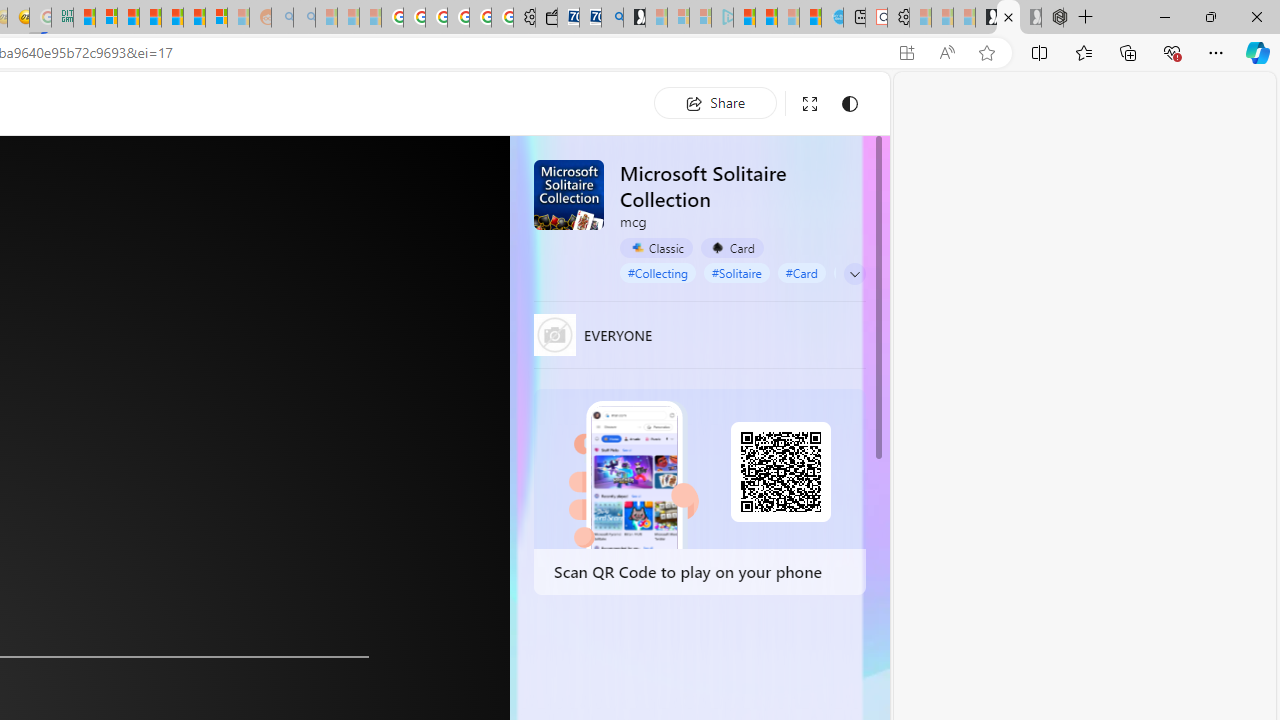 The image size is (1280, 720). Describe the element at coordinates (731, 247) in the screenshot. I see `'Card'` at that location.